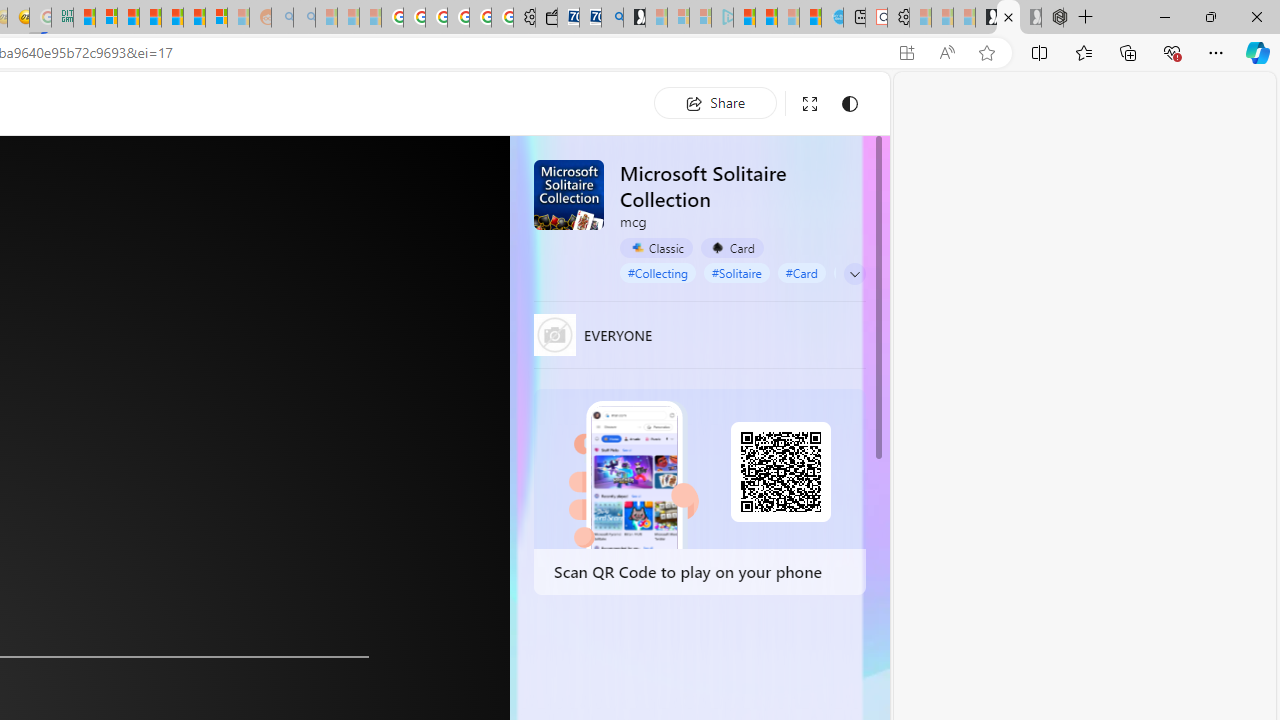 The image size is (1280, 720). Describe the element at coordinates (731, 247) in the screenshot. I see `'Card'` at that location.